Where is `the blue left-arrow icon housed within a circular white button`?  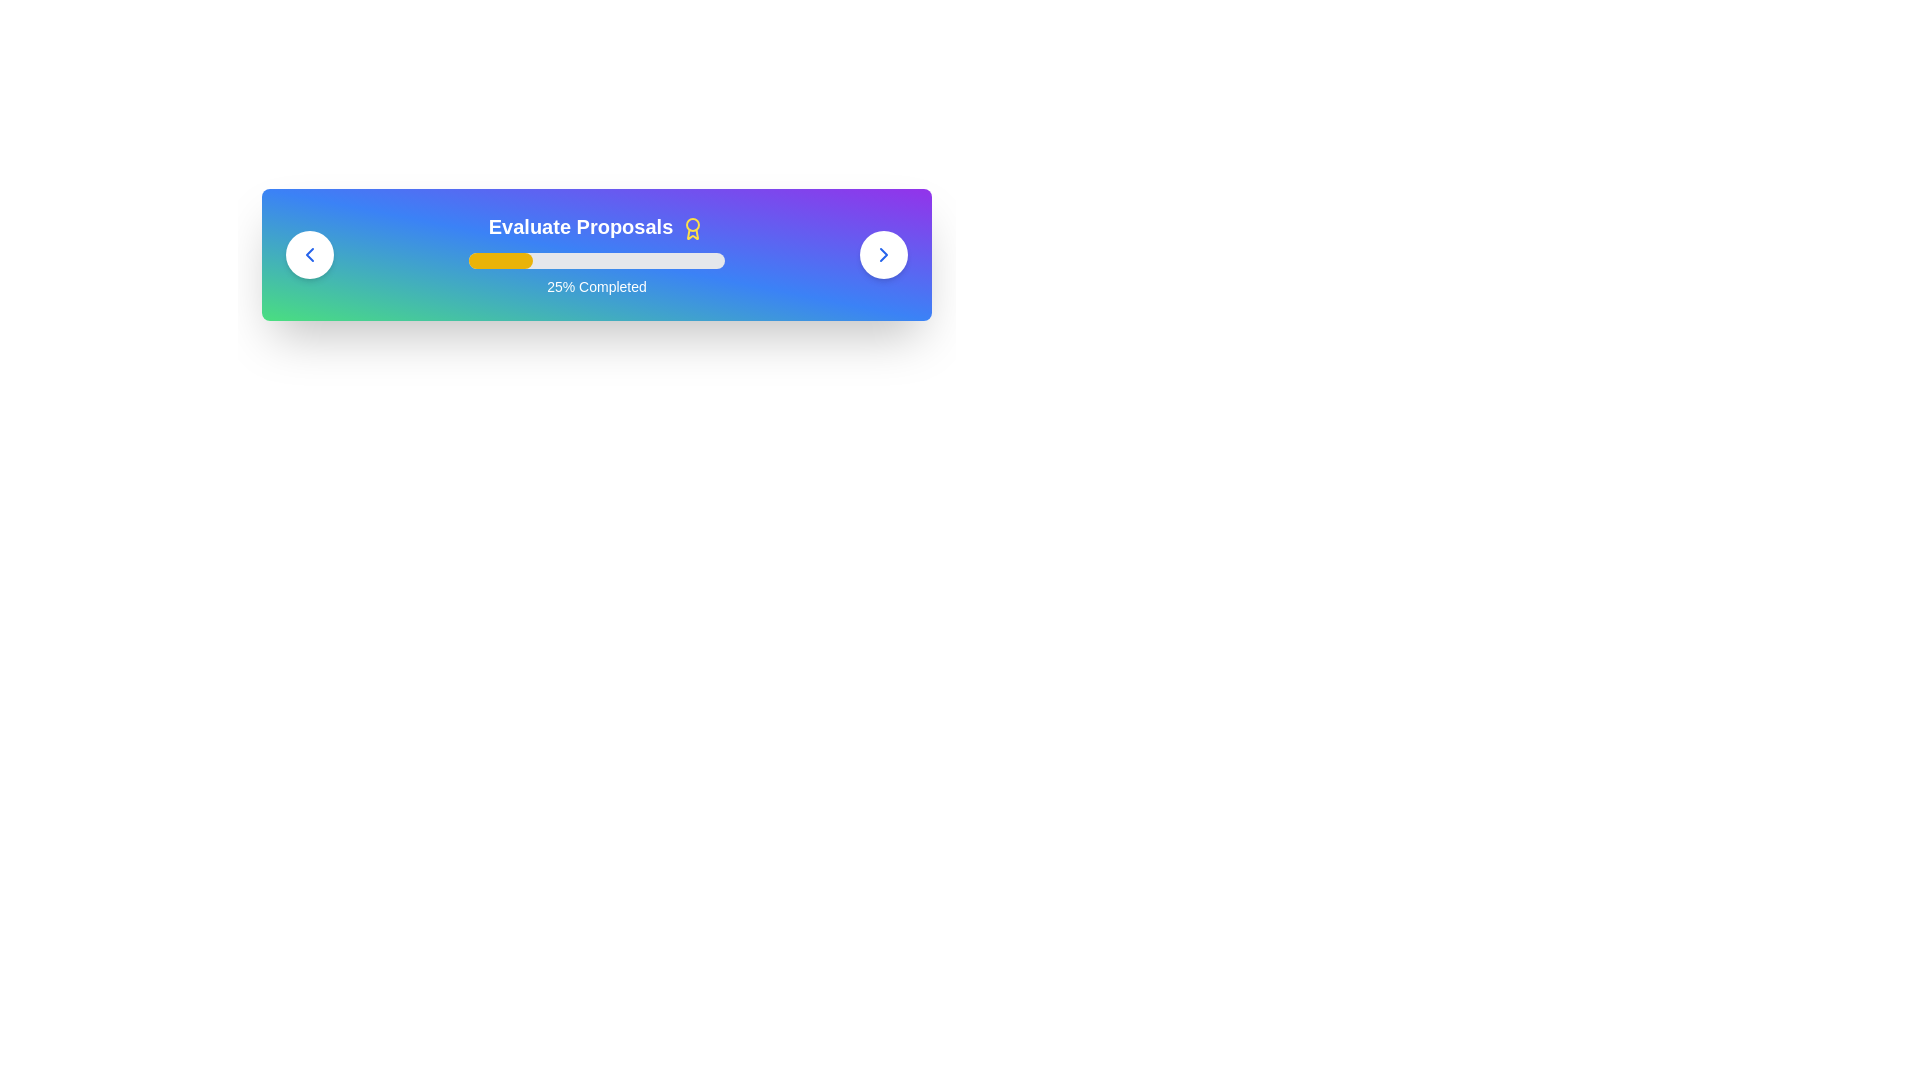 the blue left-arrow icon housed within a circular white button is located at coordinates (309, 253).